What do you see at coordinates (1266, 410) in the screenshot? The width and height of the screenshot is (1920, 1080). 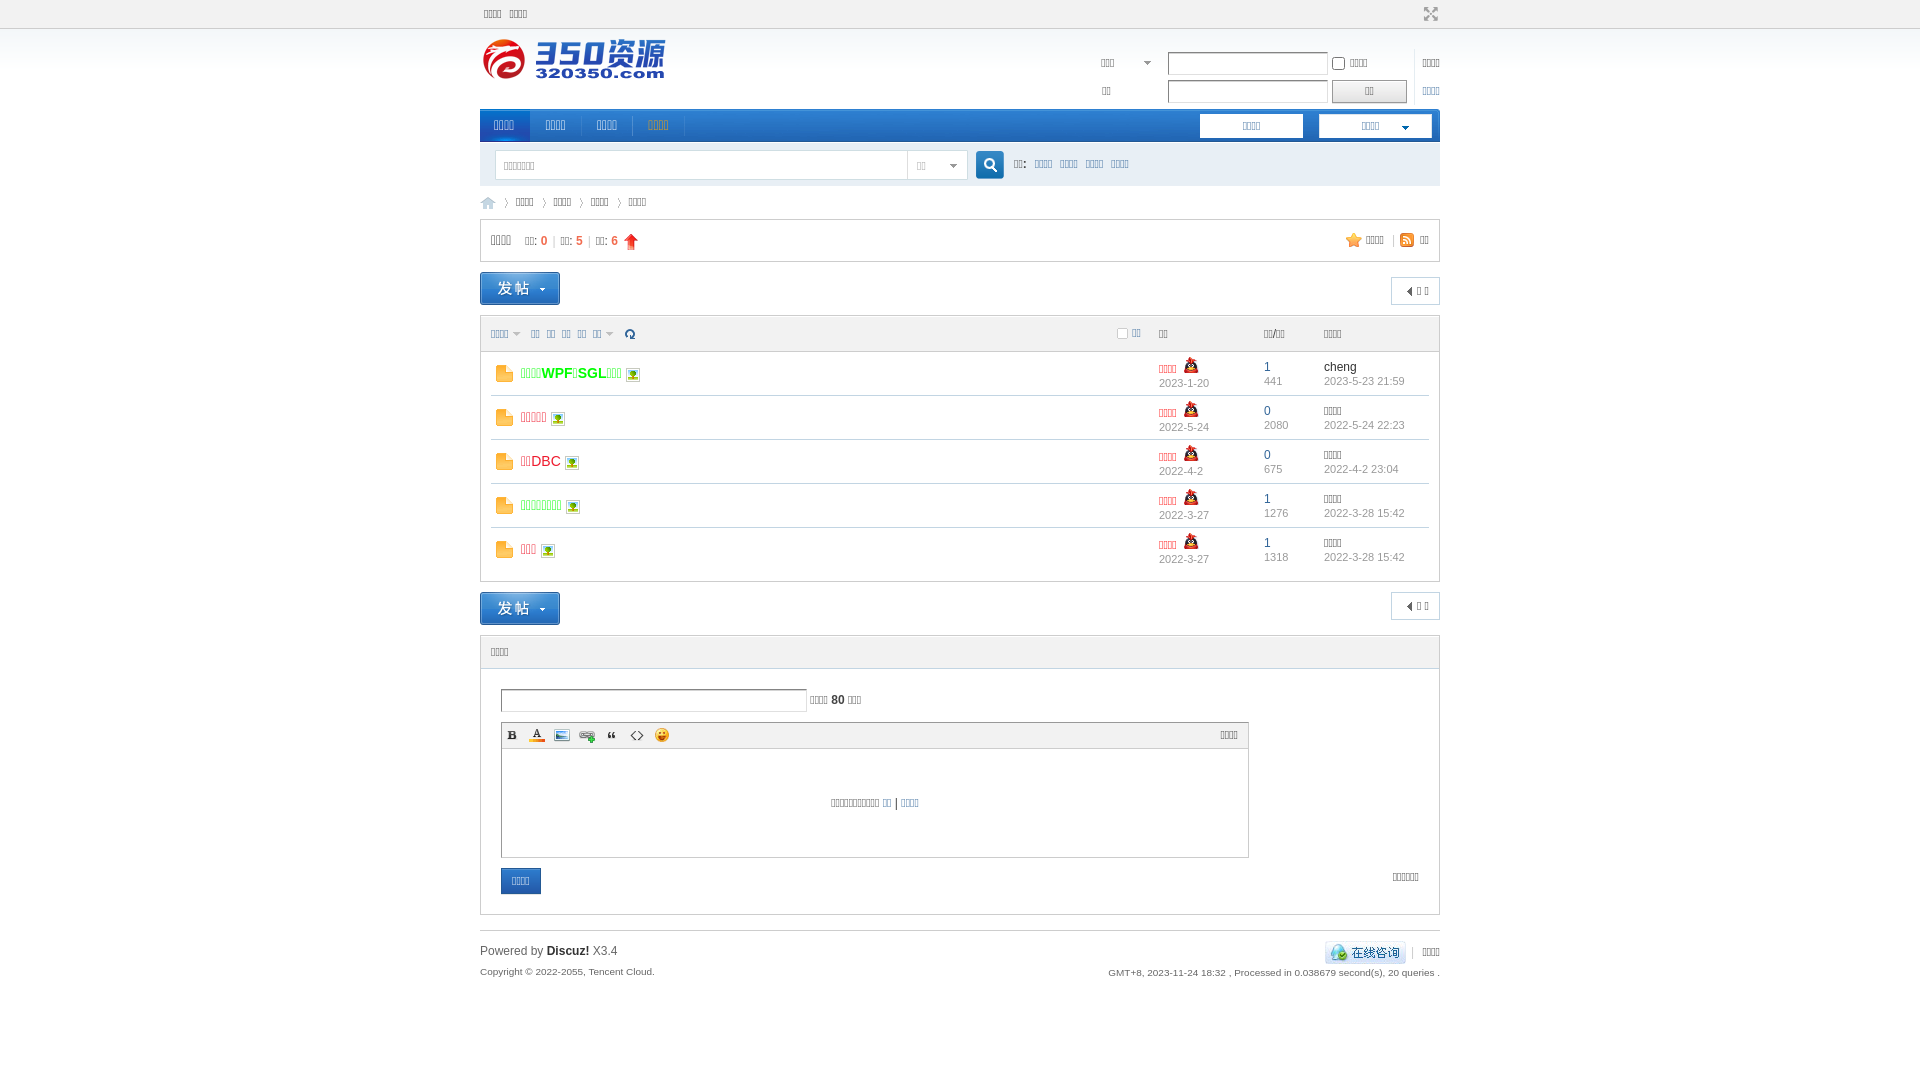 I see `'0'` at bounding box center [1266, 410].